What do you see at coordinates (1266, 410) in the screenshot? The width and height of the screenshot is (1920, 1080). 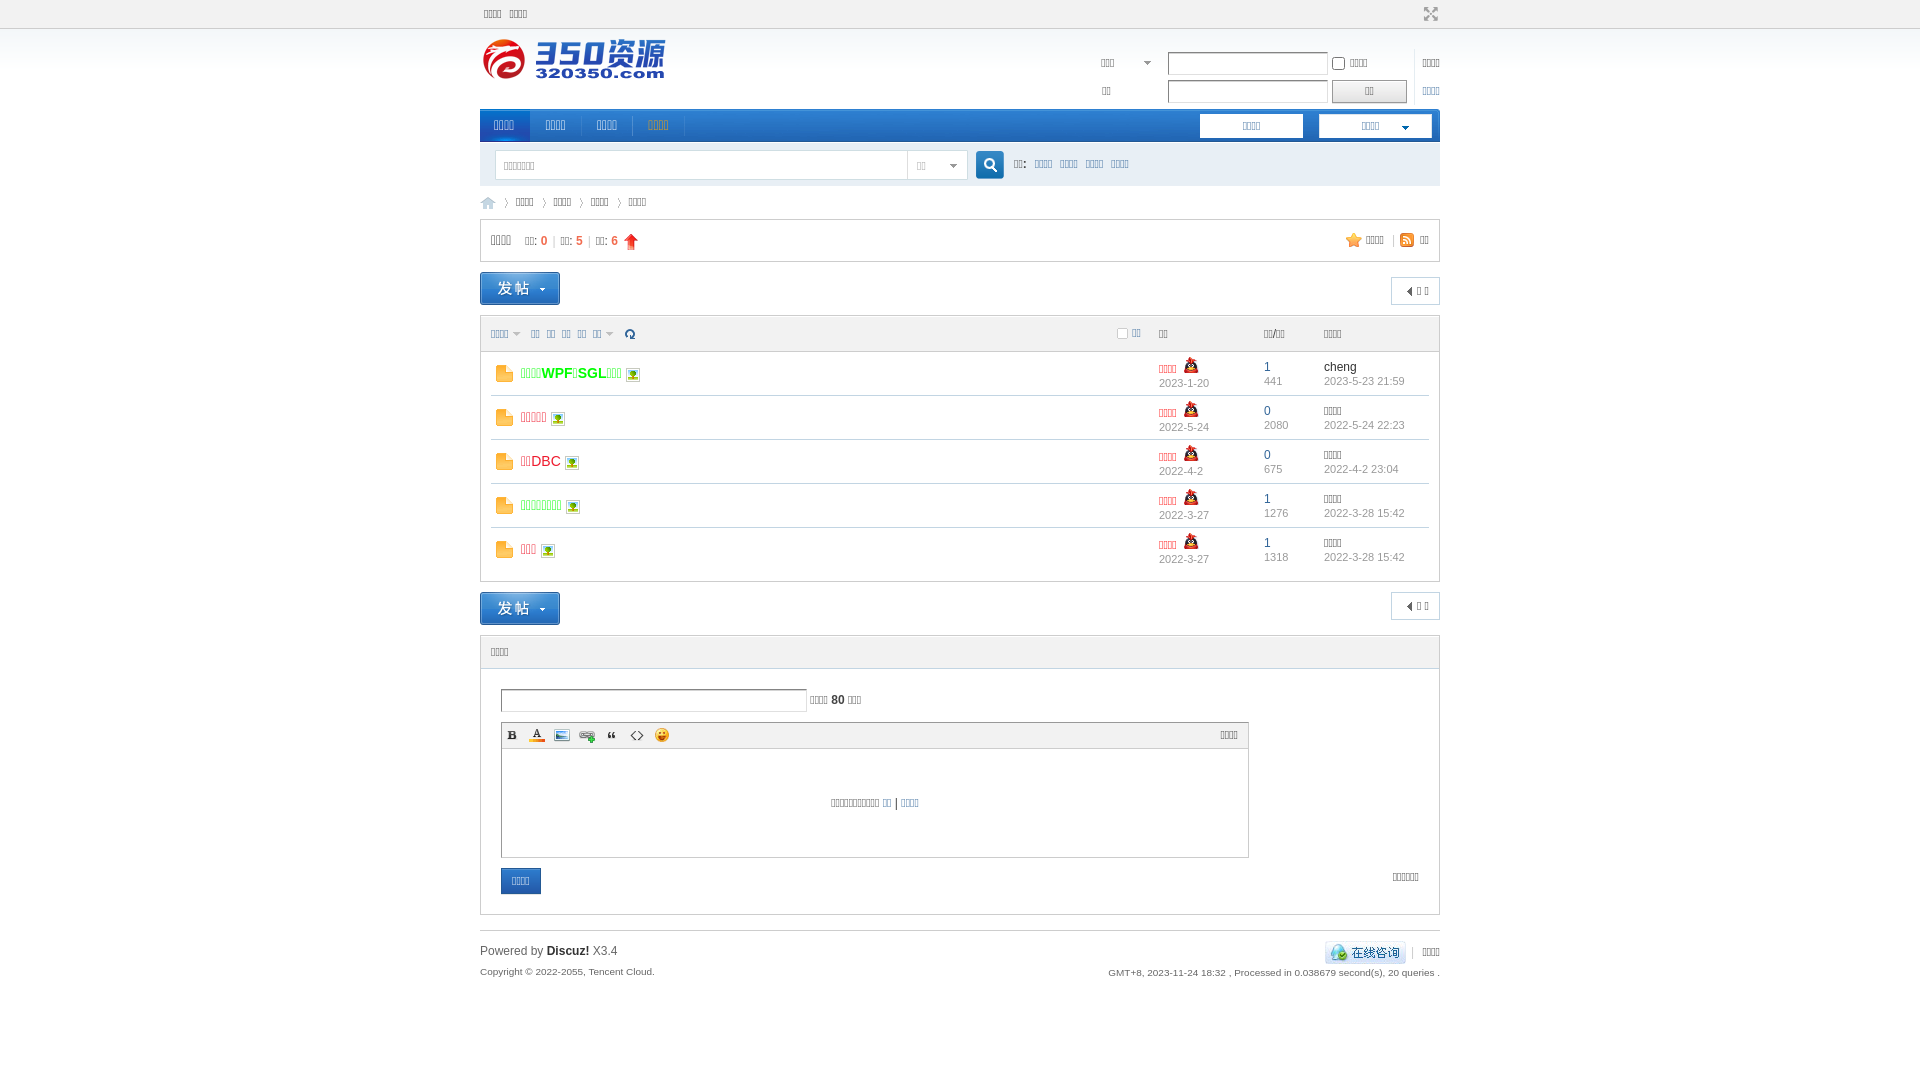 I see `'0'` at bounding box center [1266, 410].